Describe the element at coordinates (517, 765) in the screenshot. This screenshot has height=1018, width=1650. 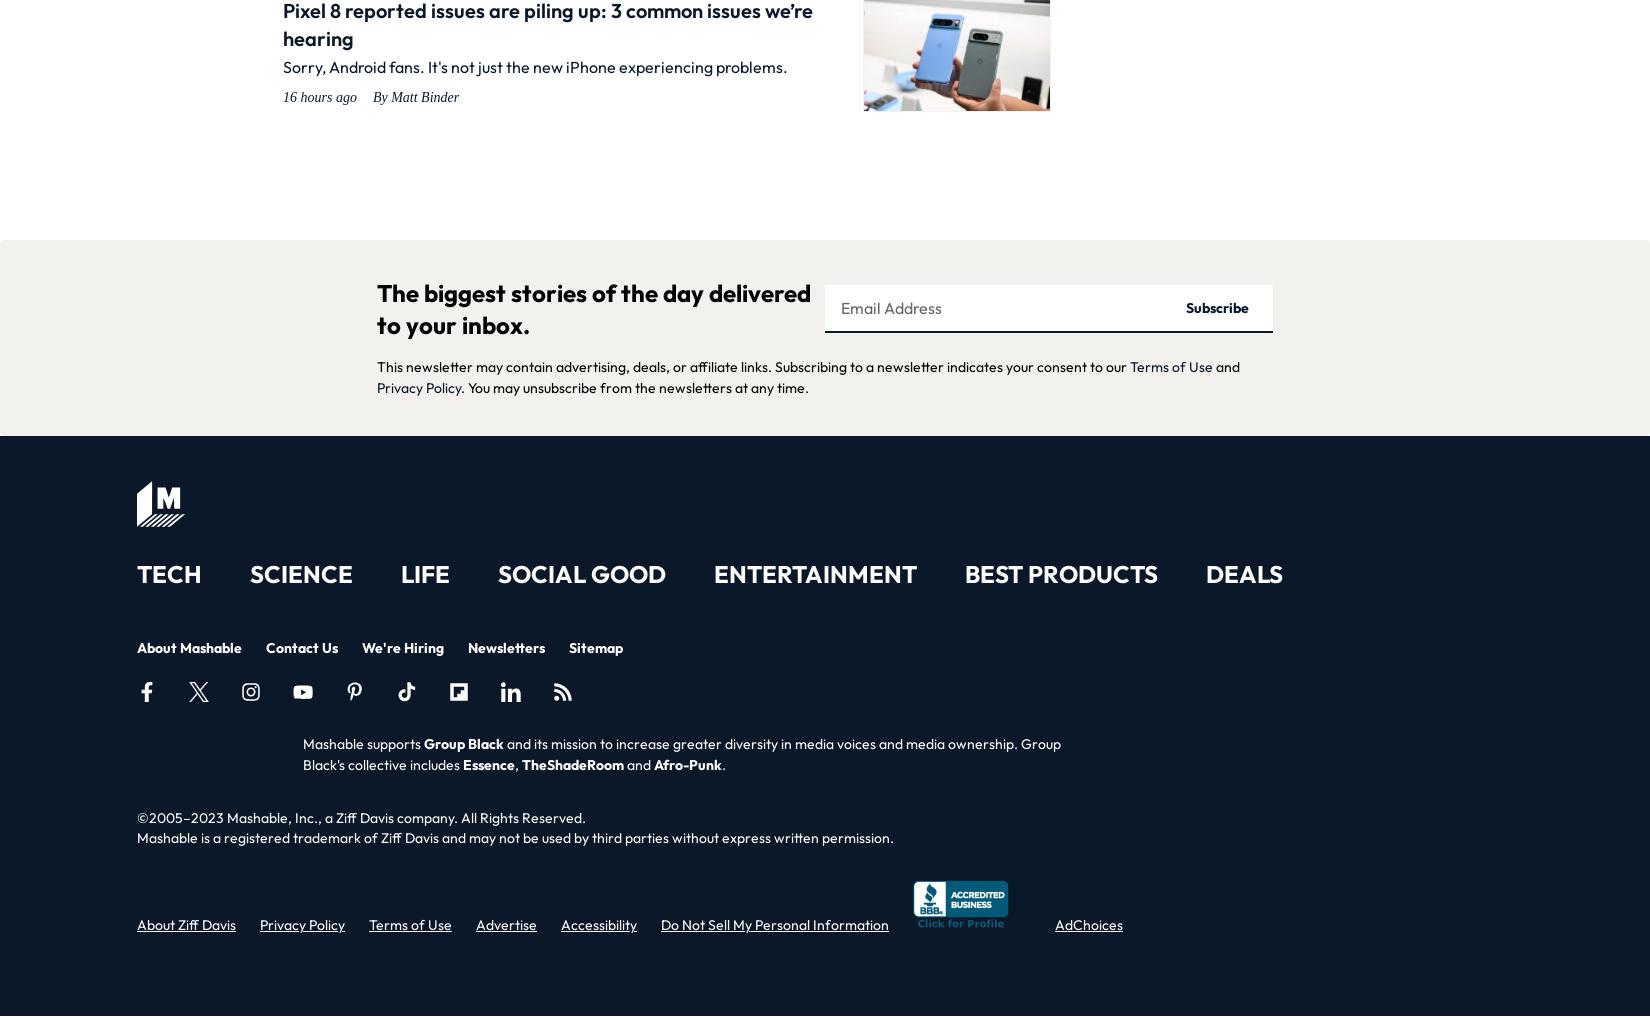
I see `','` at that location.